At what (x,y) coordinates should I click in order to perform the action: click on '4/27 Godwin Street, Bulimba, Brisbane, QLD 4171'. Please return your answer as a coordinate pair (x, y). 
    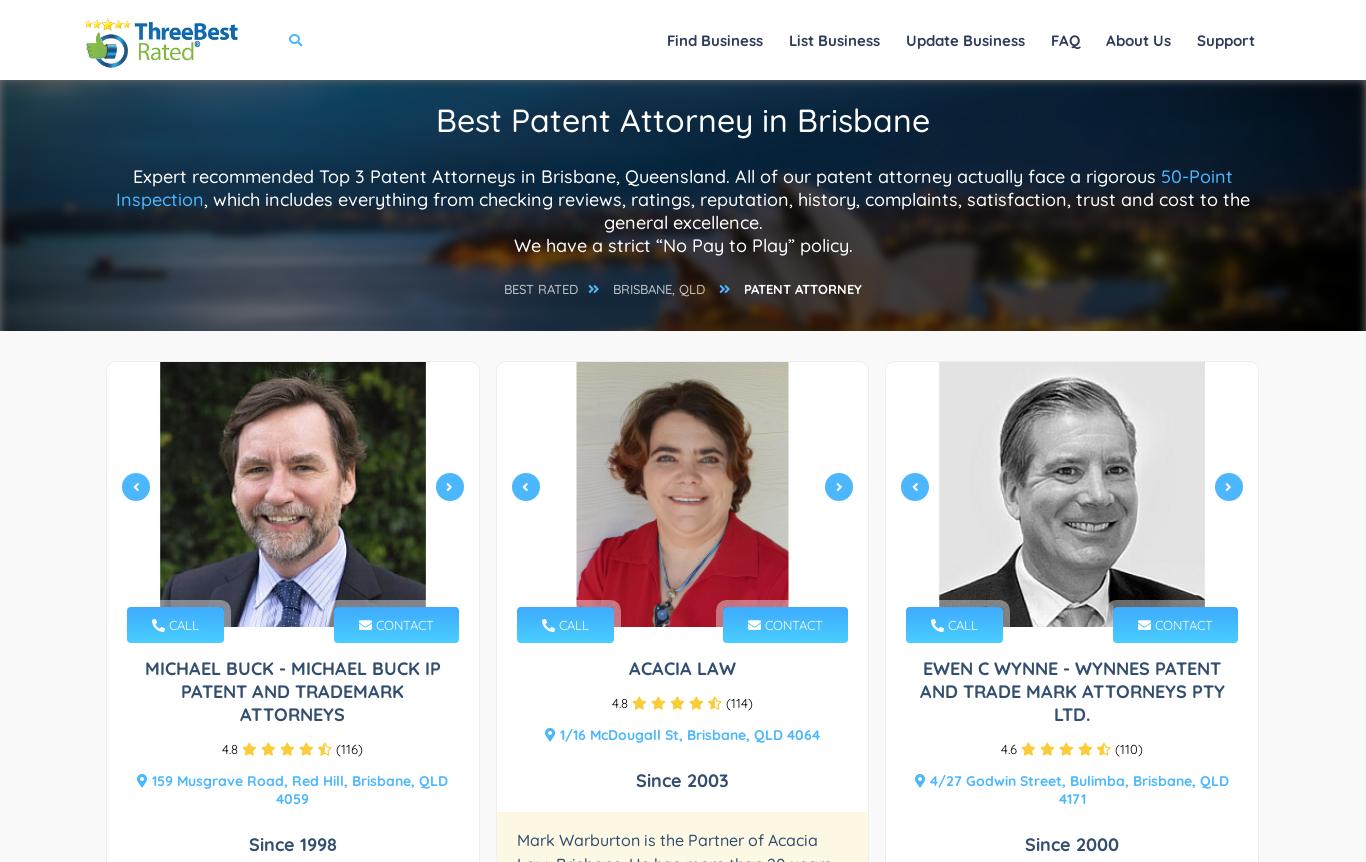
    Looking at the image, I should click on (1076, 790).